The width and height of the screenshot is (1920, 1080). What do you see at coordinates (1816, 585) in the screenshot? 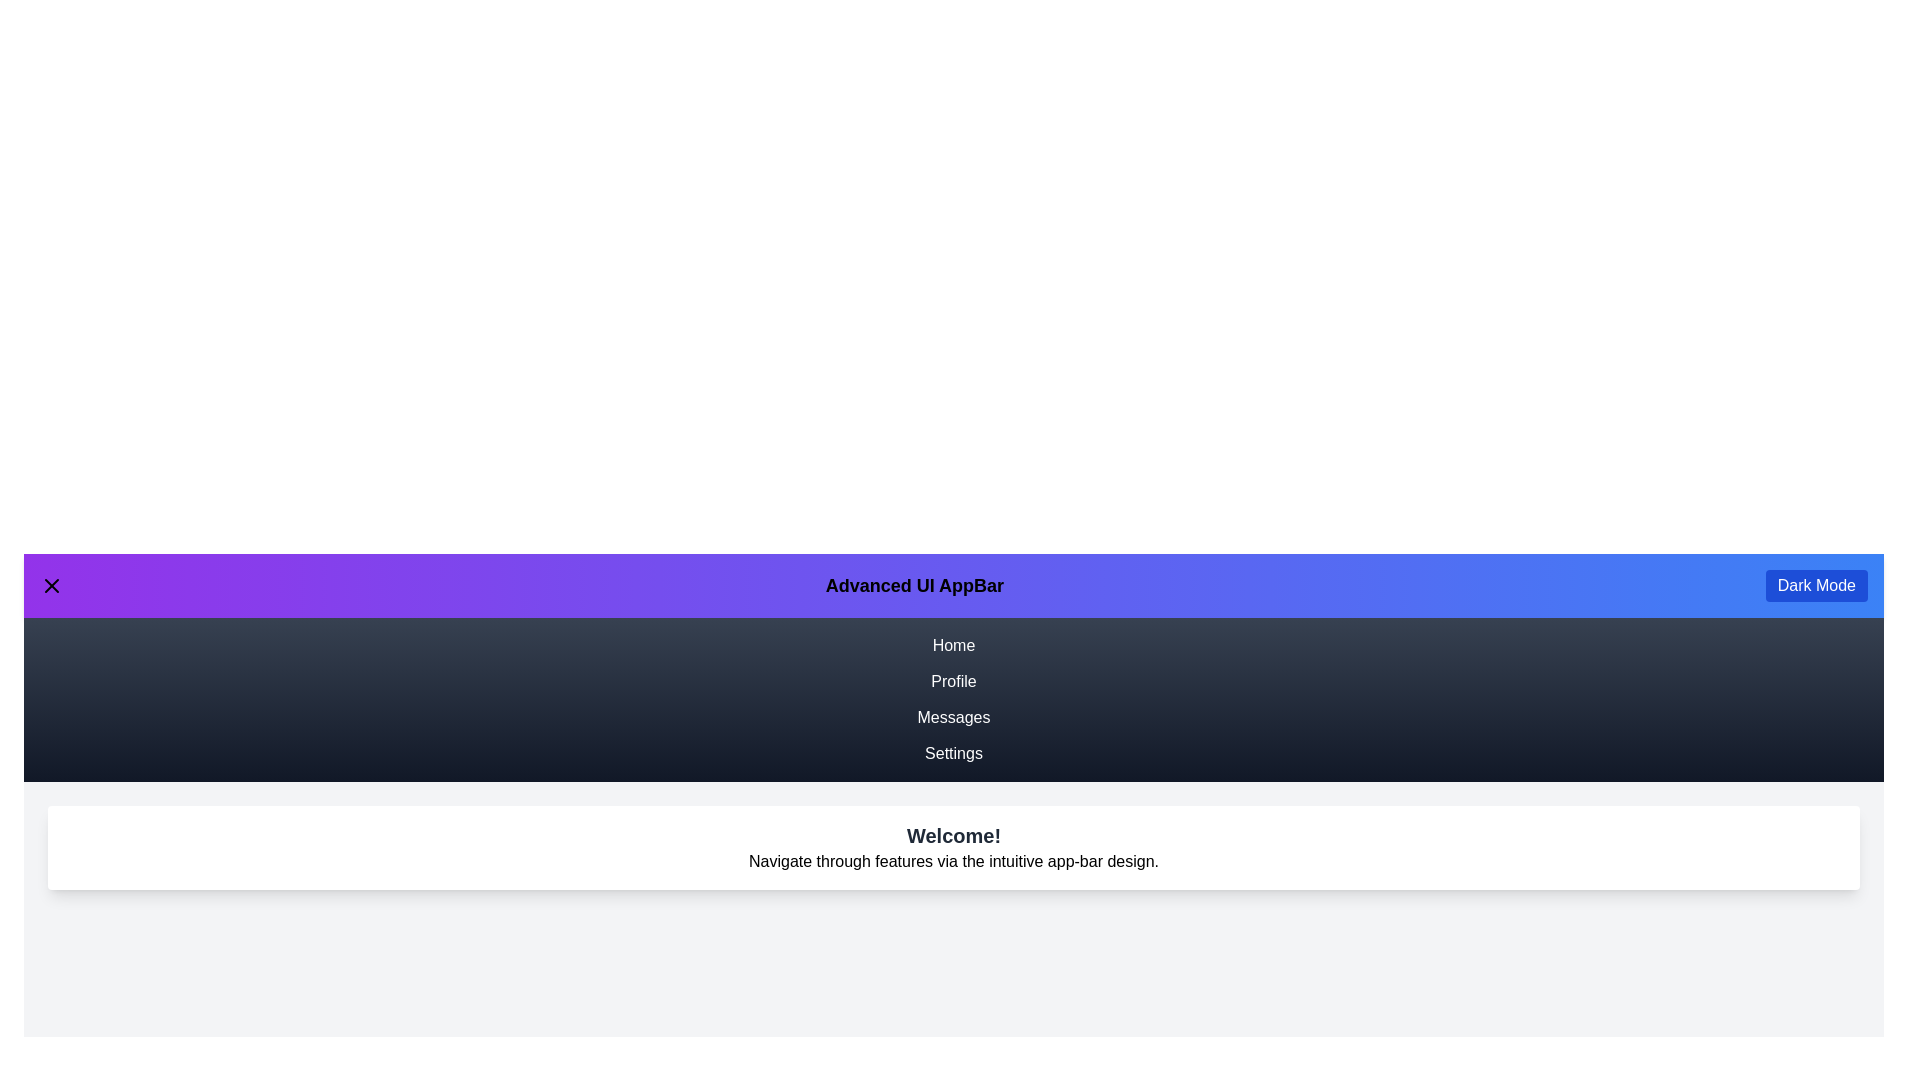
I see `the 'Dark Mode' button to toggle the mode` at bounding box center [1816, 585].